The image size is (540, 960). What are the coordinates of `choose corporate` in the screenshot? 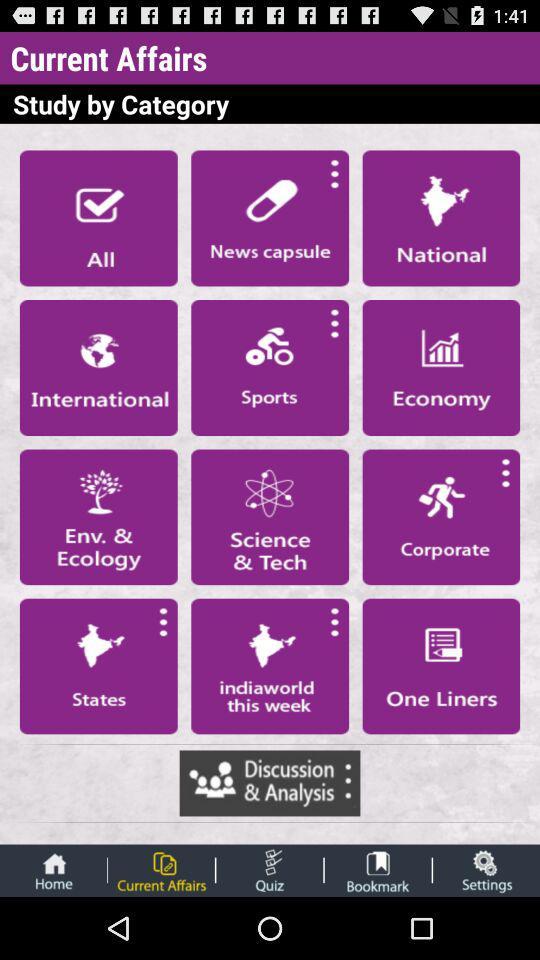 It's located at (441, 516).